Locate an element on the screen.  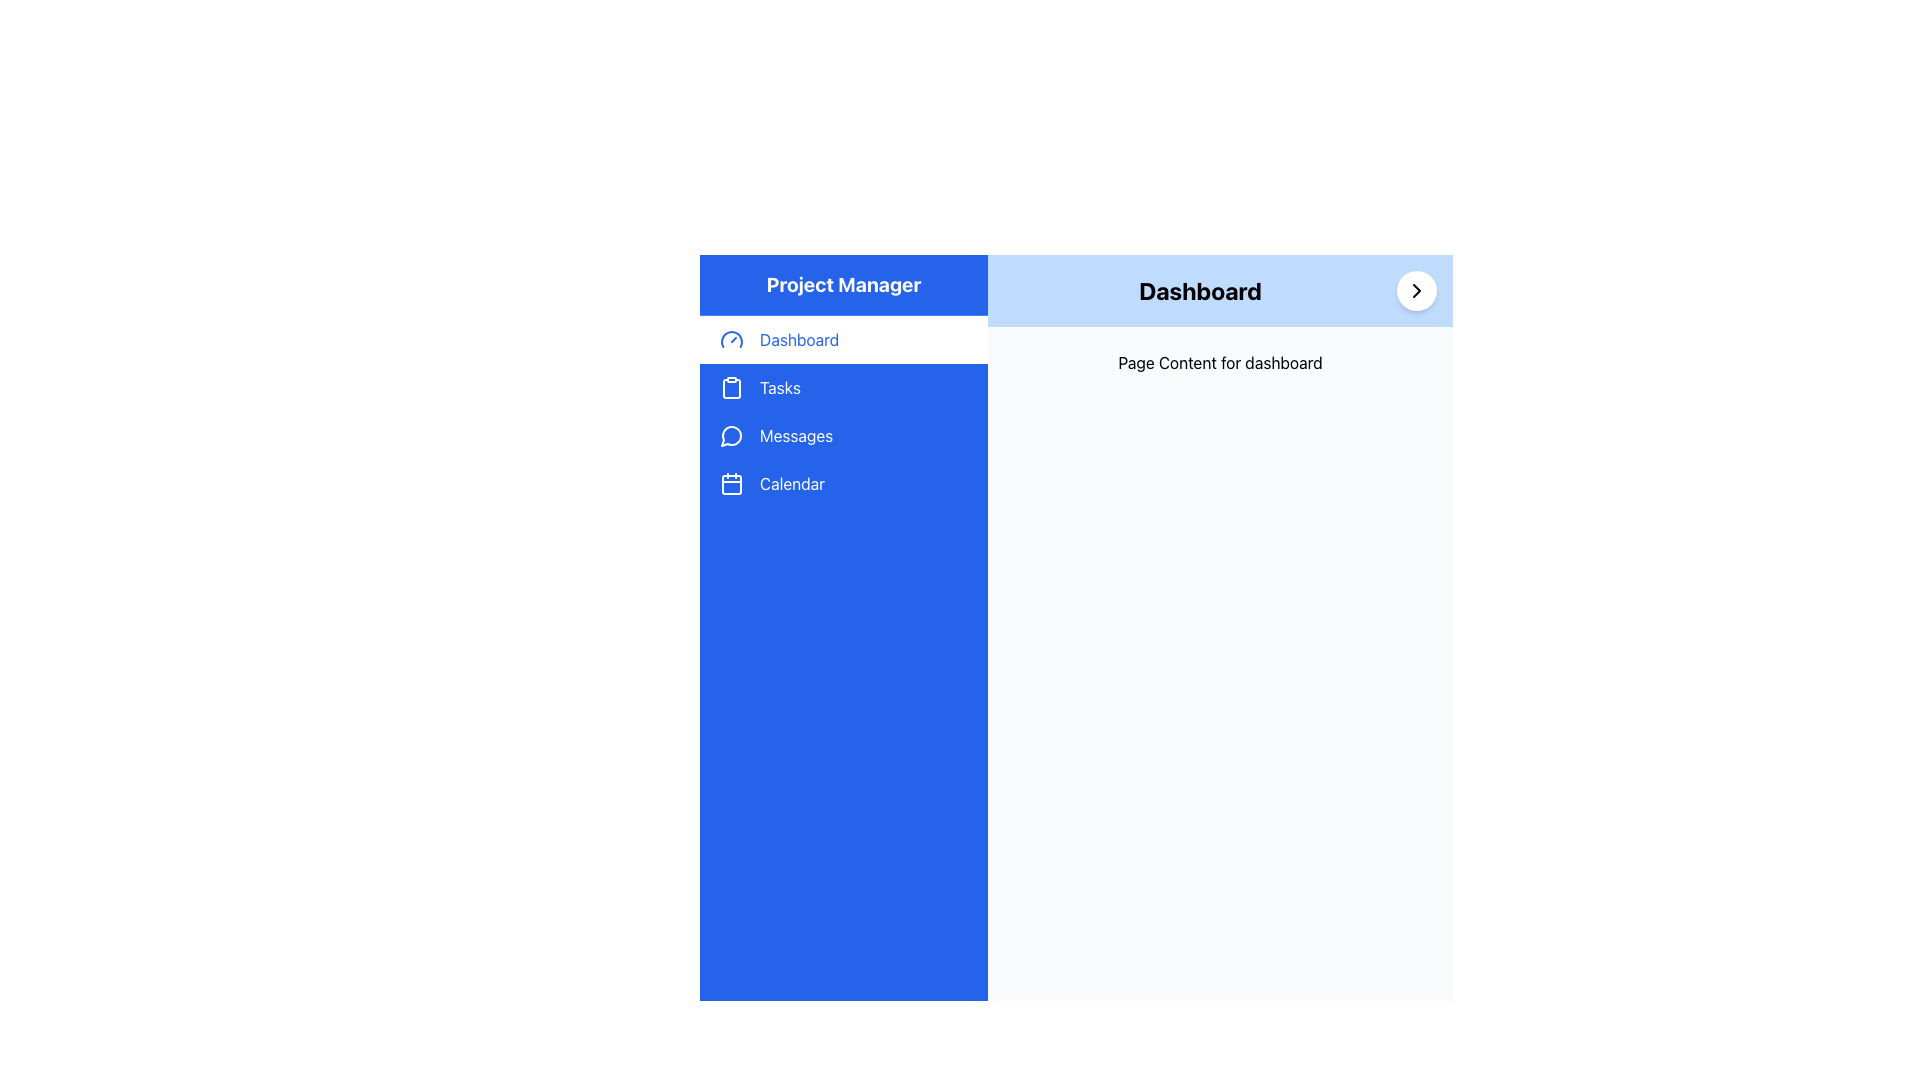
text of the Section Header indicating the current focus on the 'Dashboard' section, located at the top of the central content area is located at coordinates (1219, 290).